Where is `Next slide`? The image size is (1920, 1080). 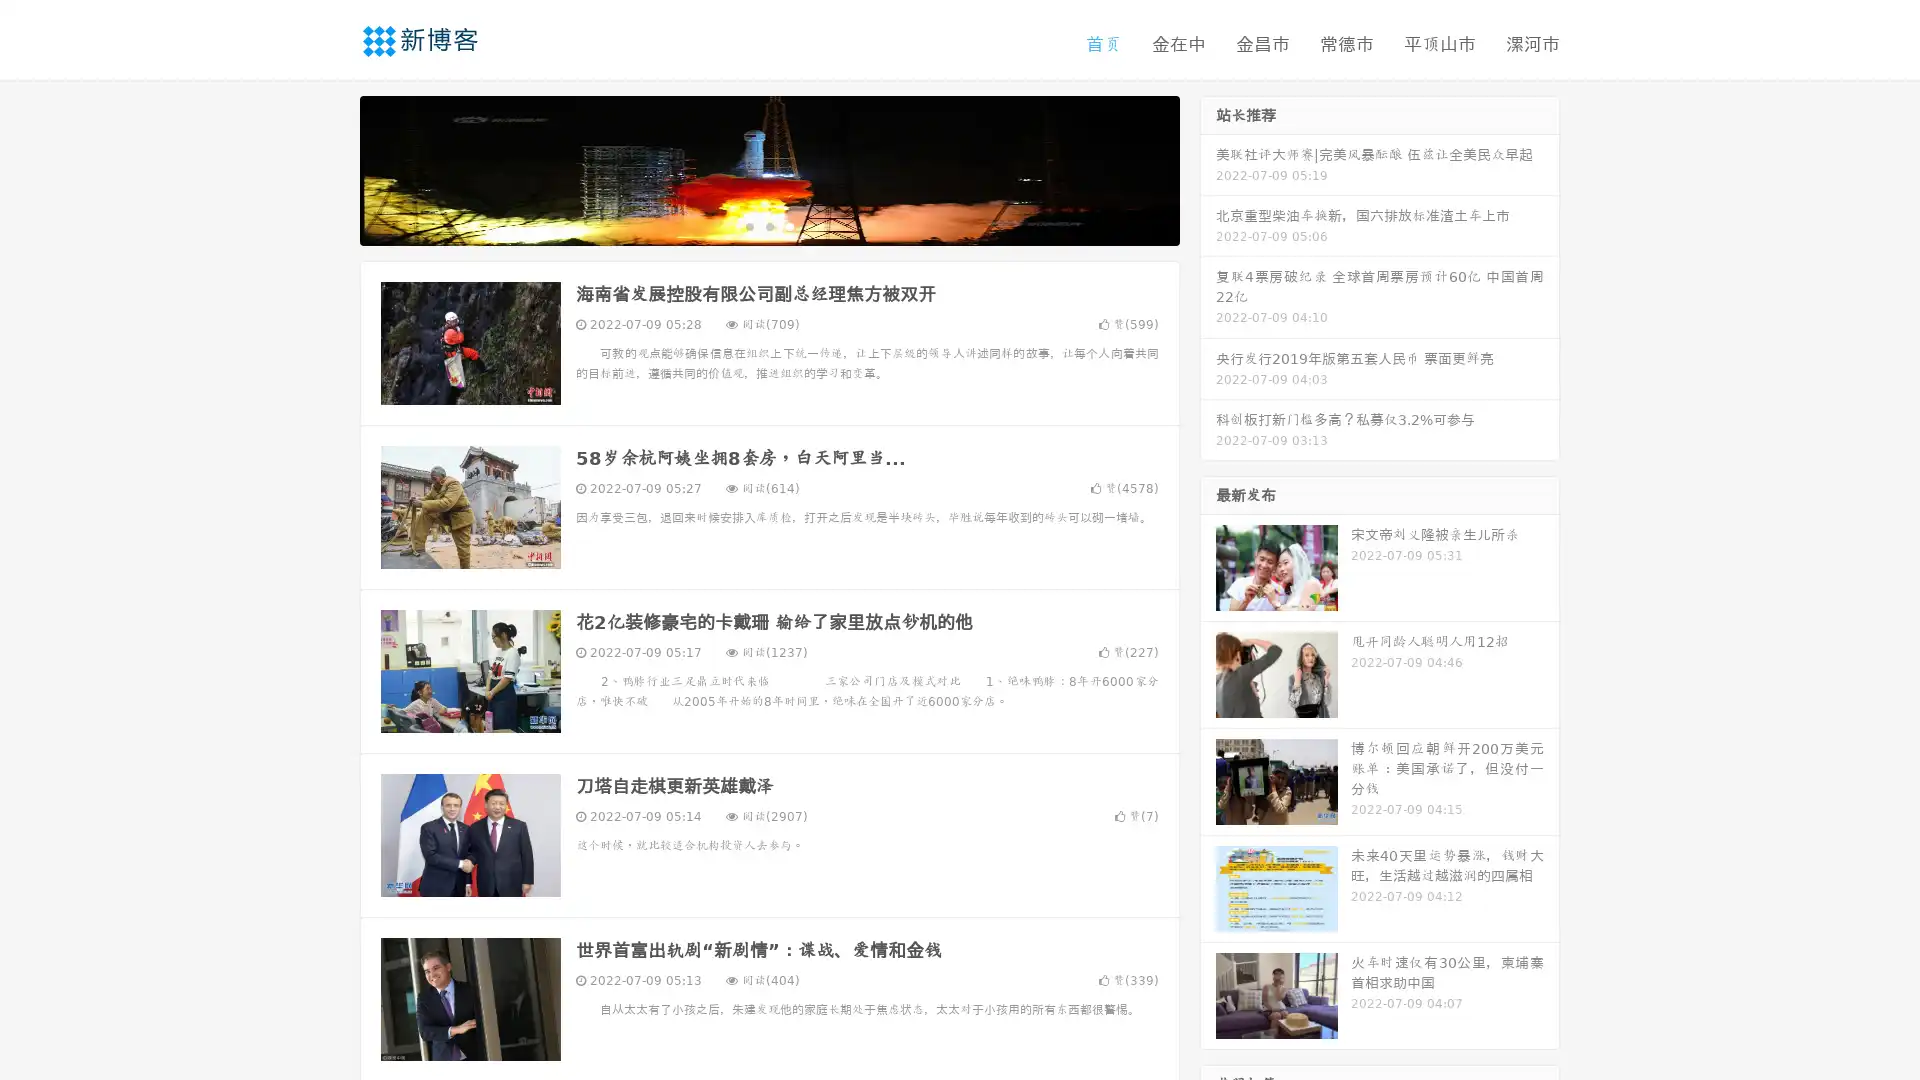 Next slide is located at coordinates (1208, 168).